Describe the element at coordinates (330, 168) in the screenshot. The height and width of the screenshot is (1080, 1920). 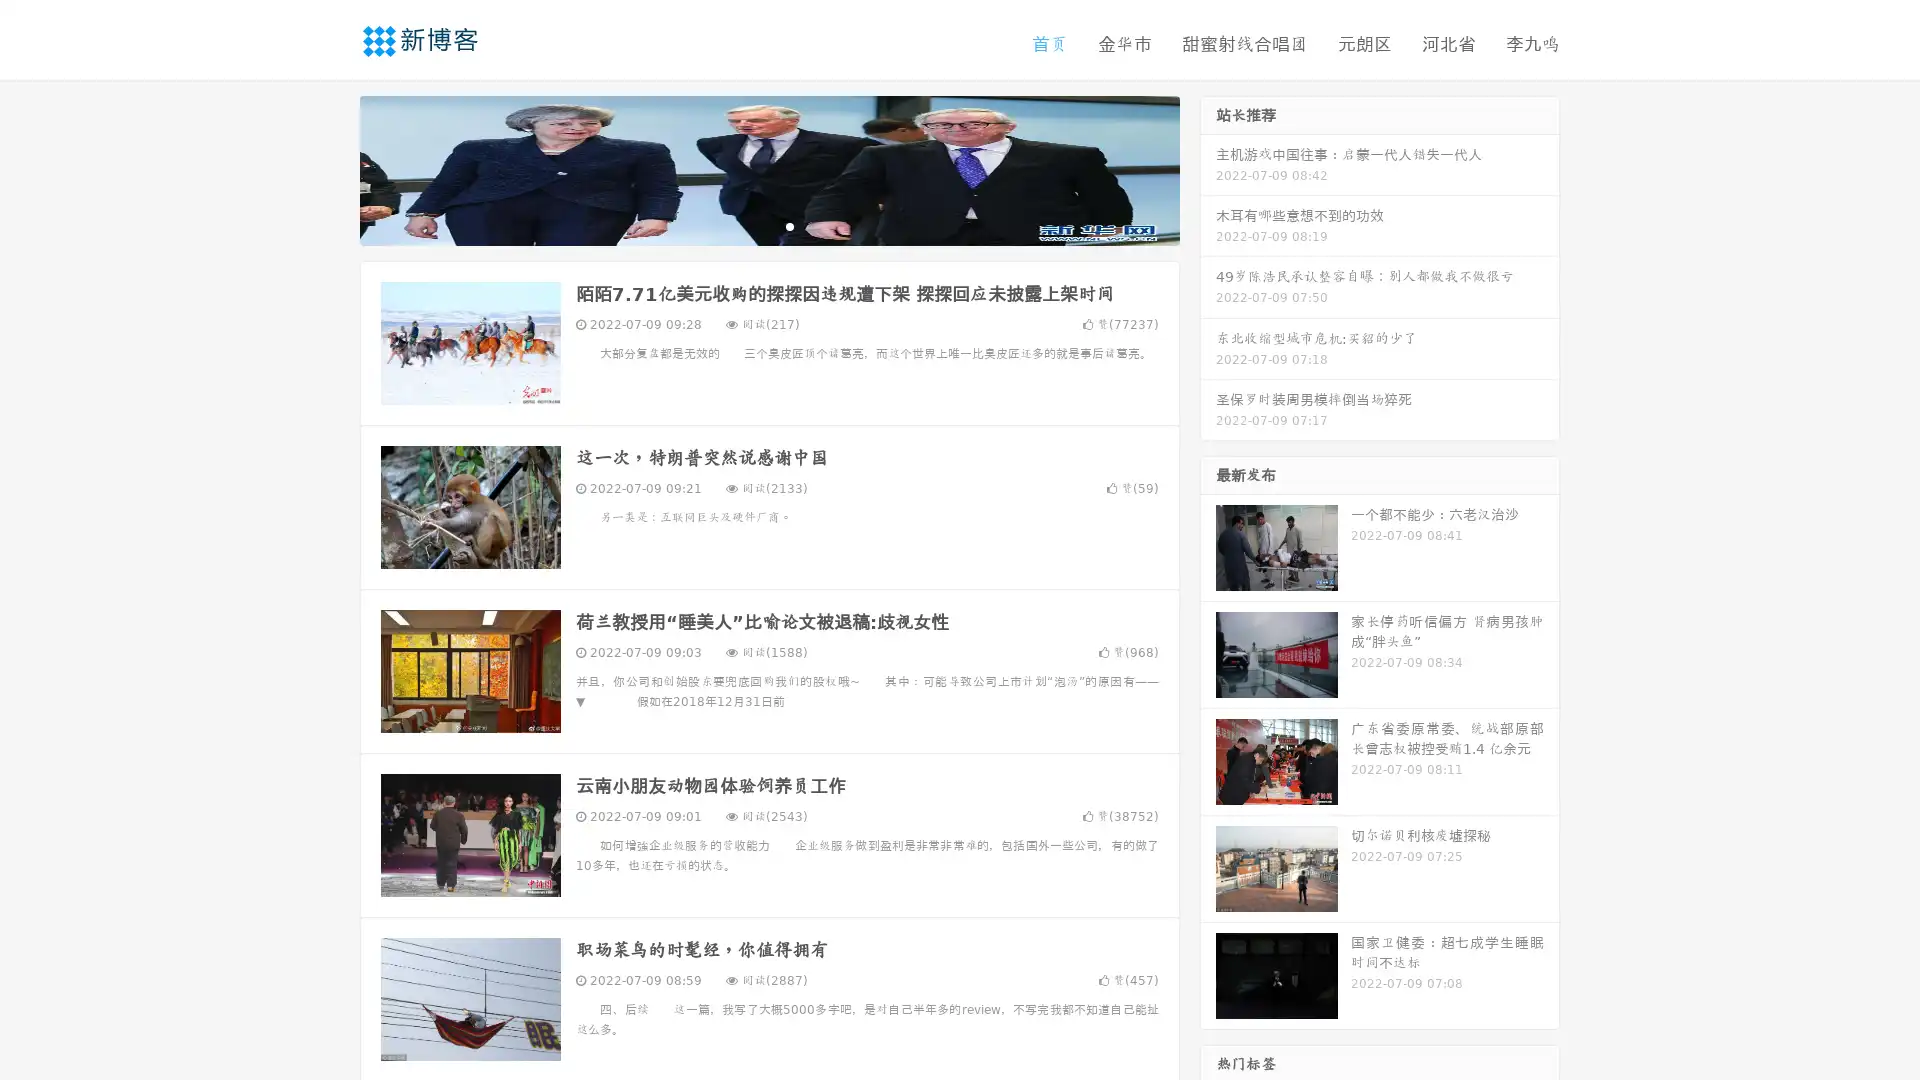
I see `Previous slide` at that location.